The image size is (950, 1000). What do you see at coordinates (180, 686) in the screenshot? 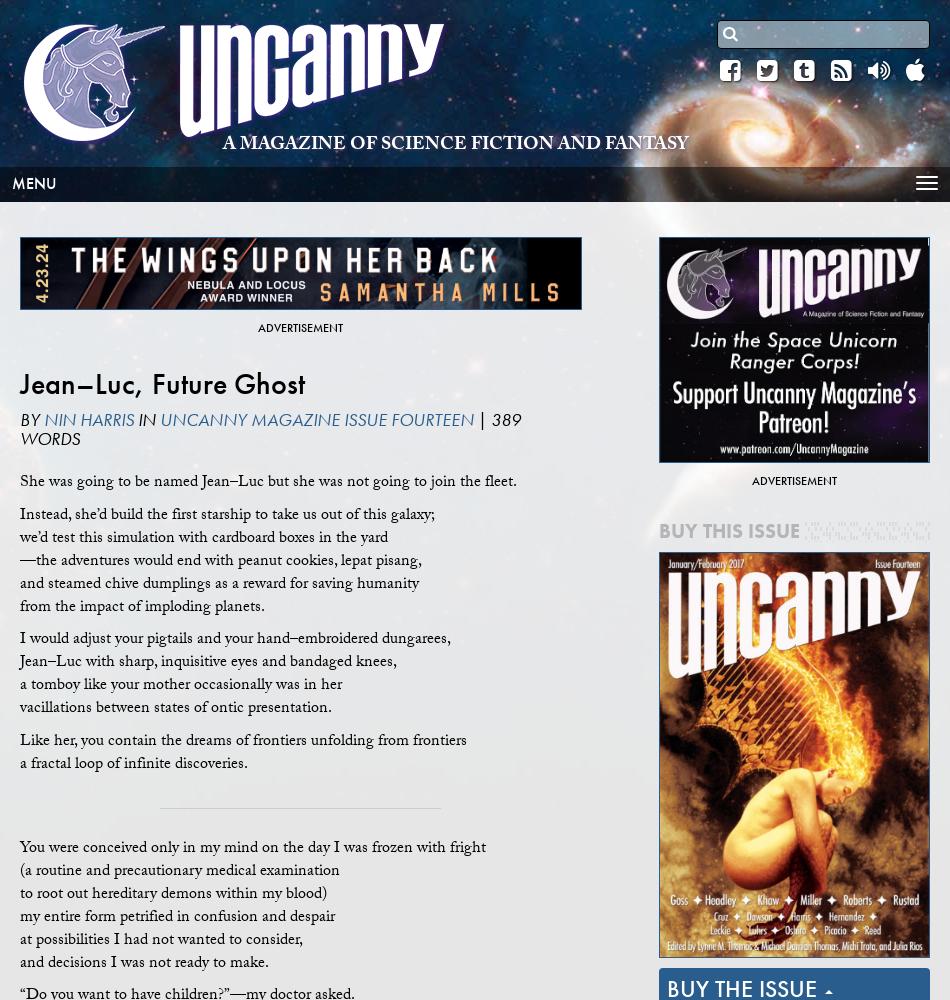
I see `'a tomboy like your mother occasionally was in her'` at bounding box center [180, 686].